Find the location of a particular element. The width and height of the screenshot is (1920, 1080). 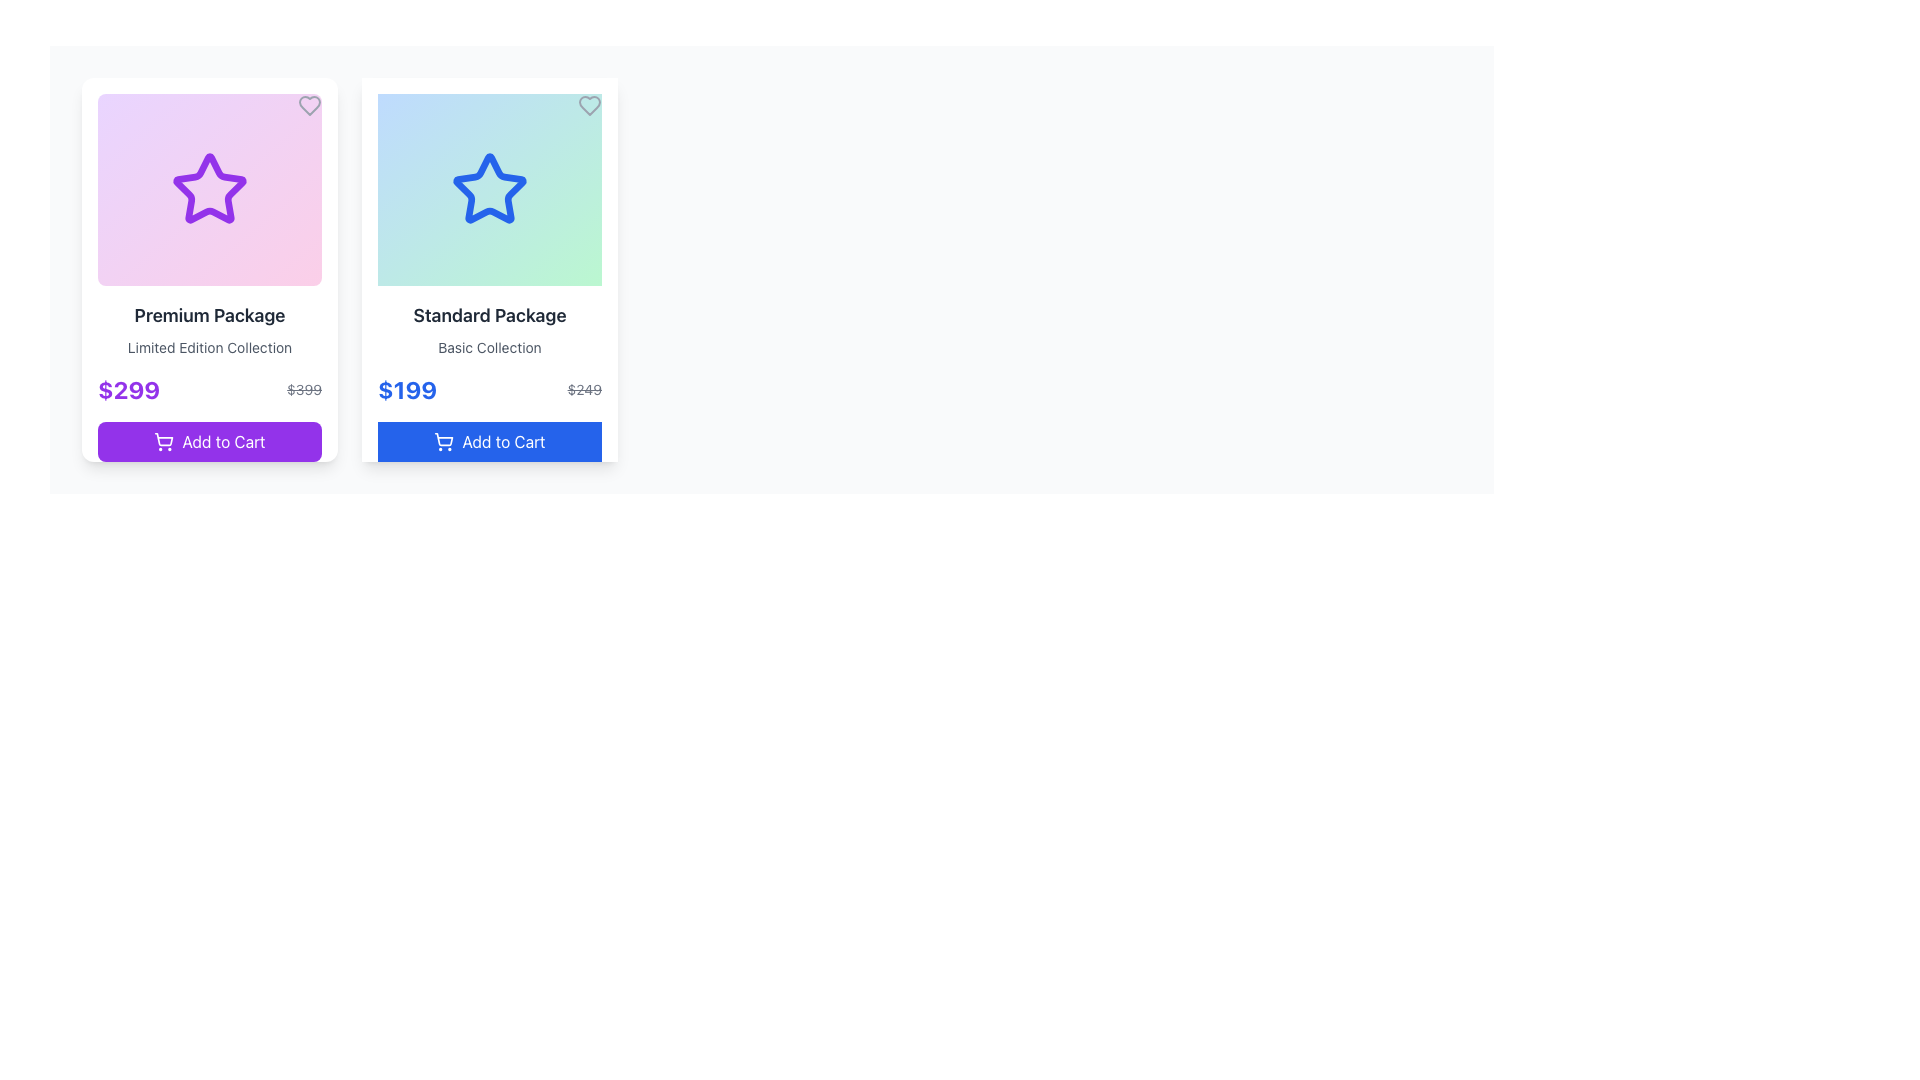

the 'Add to Cart' button, which is a rectangular button with a blue background and white text, located at the bottom center of the 'Standard Package' card is located at coordinates (489, 441).